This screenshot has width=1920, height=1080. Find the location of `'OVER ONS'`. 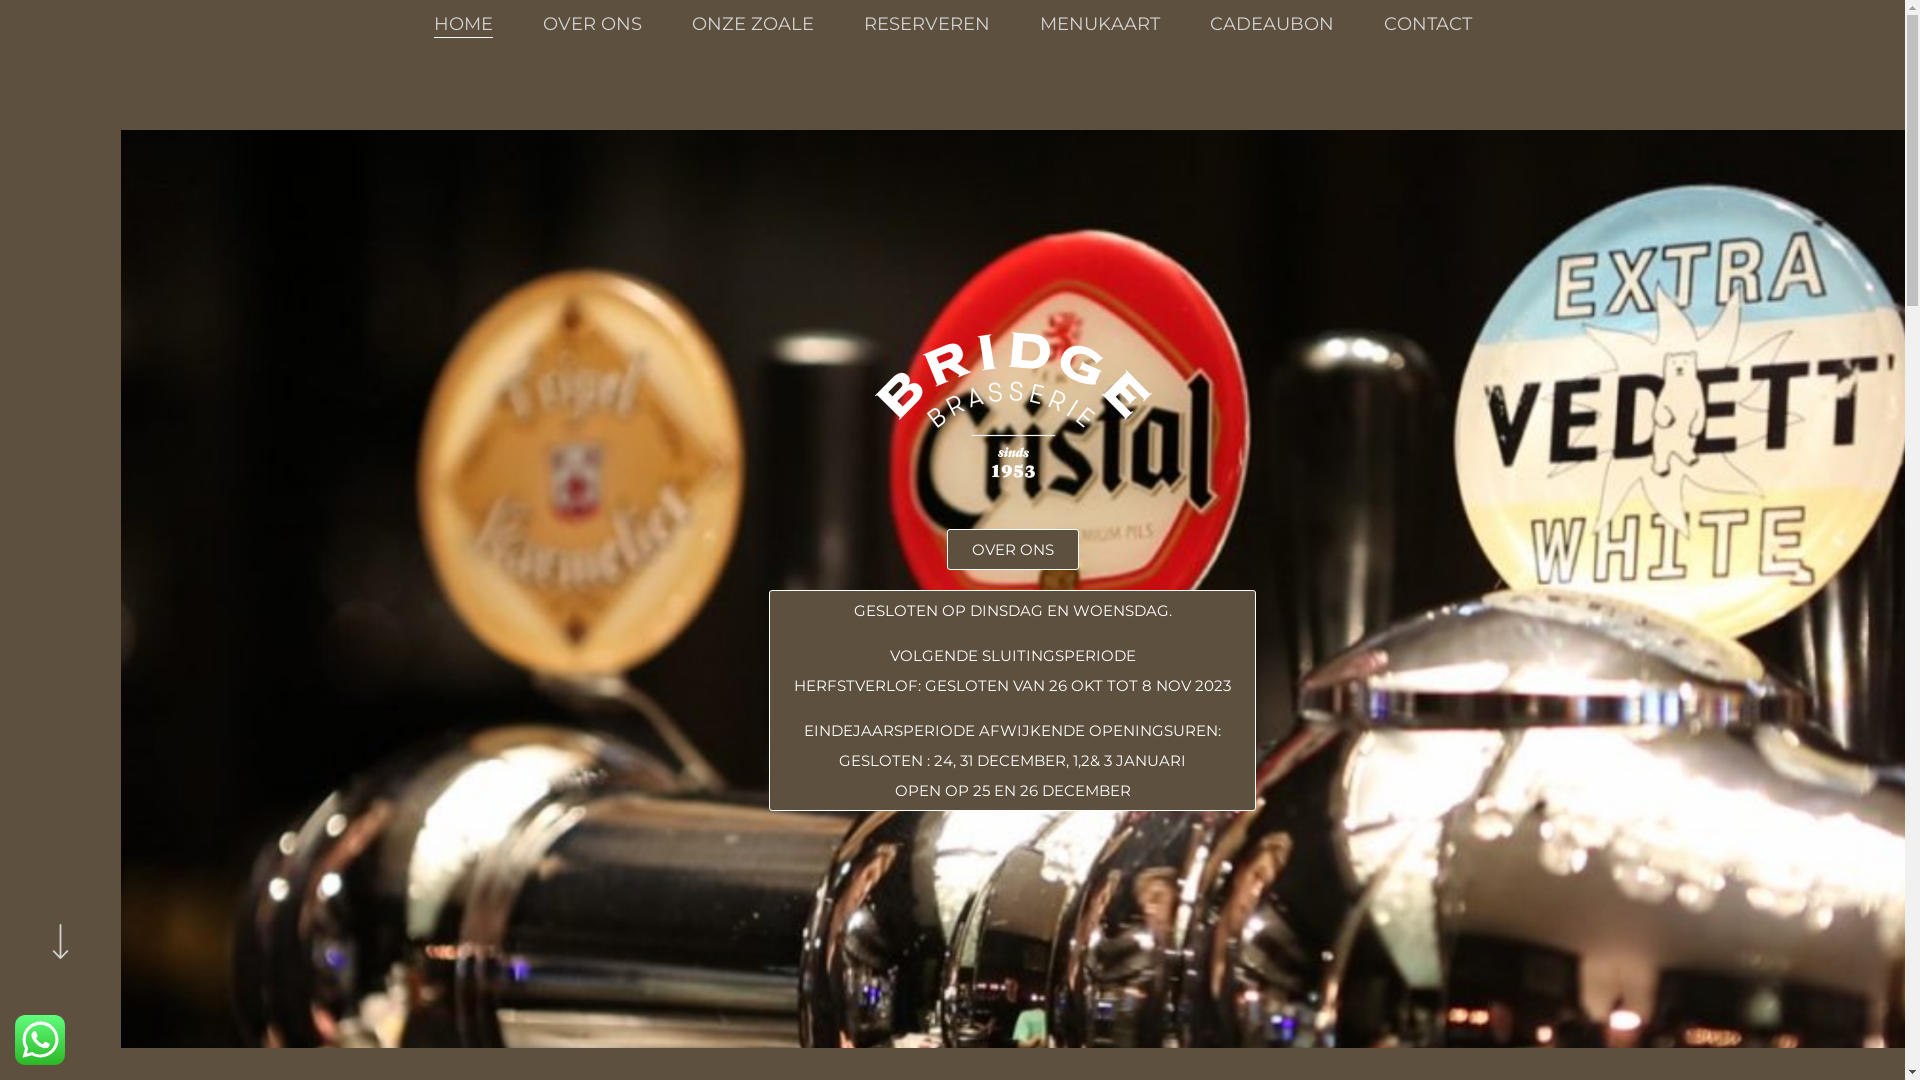

'OVER ONS' is located at coordinates (590, 23).